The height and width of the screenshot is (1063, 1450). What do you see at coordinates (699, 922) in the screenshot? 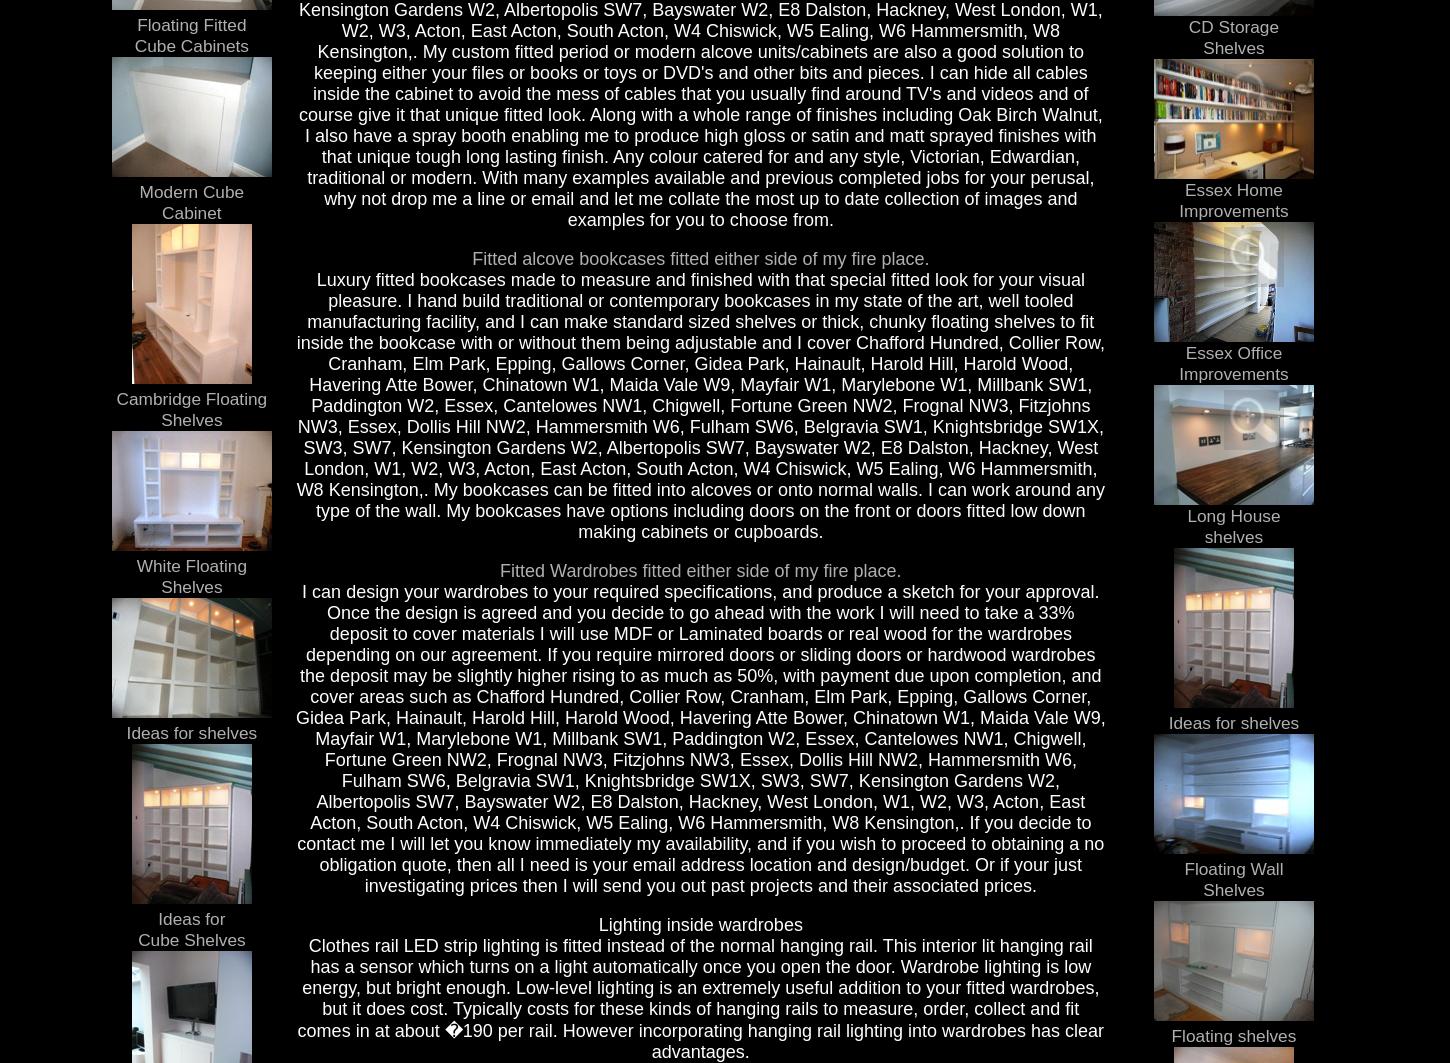
I see `'Lighting inside wardrobes'` at bounding box center [699, 922].